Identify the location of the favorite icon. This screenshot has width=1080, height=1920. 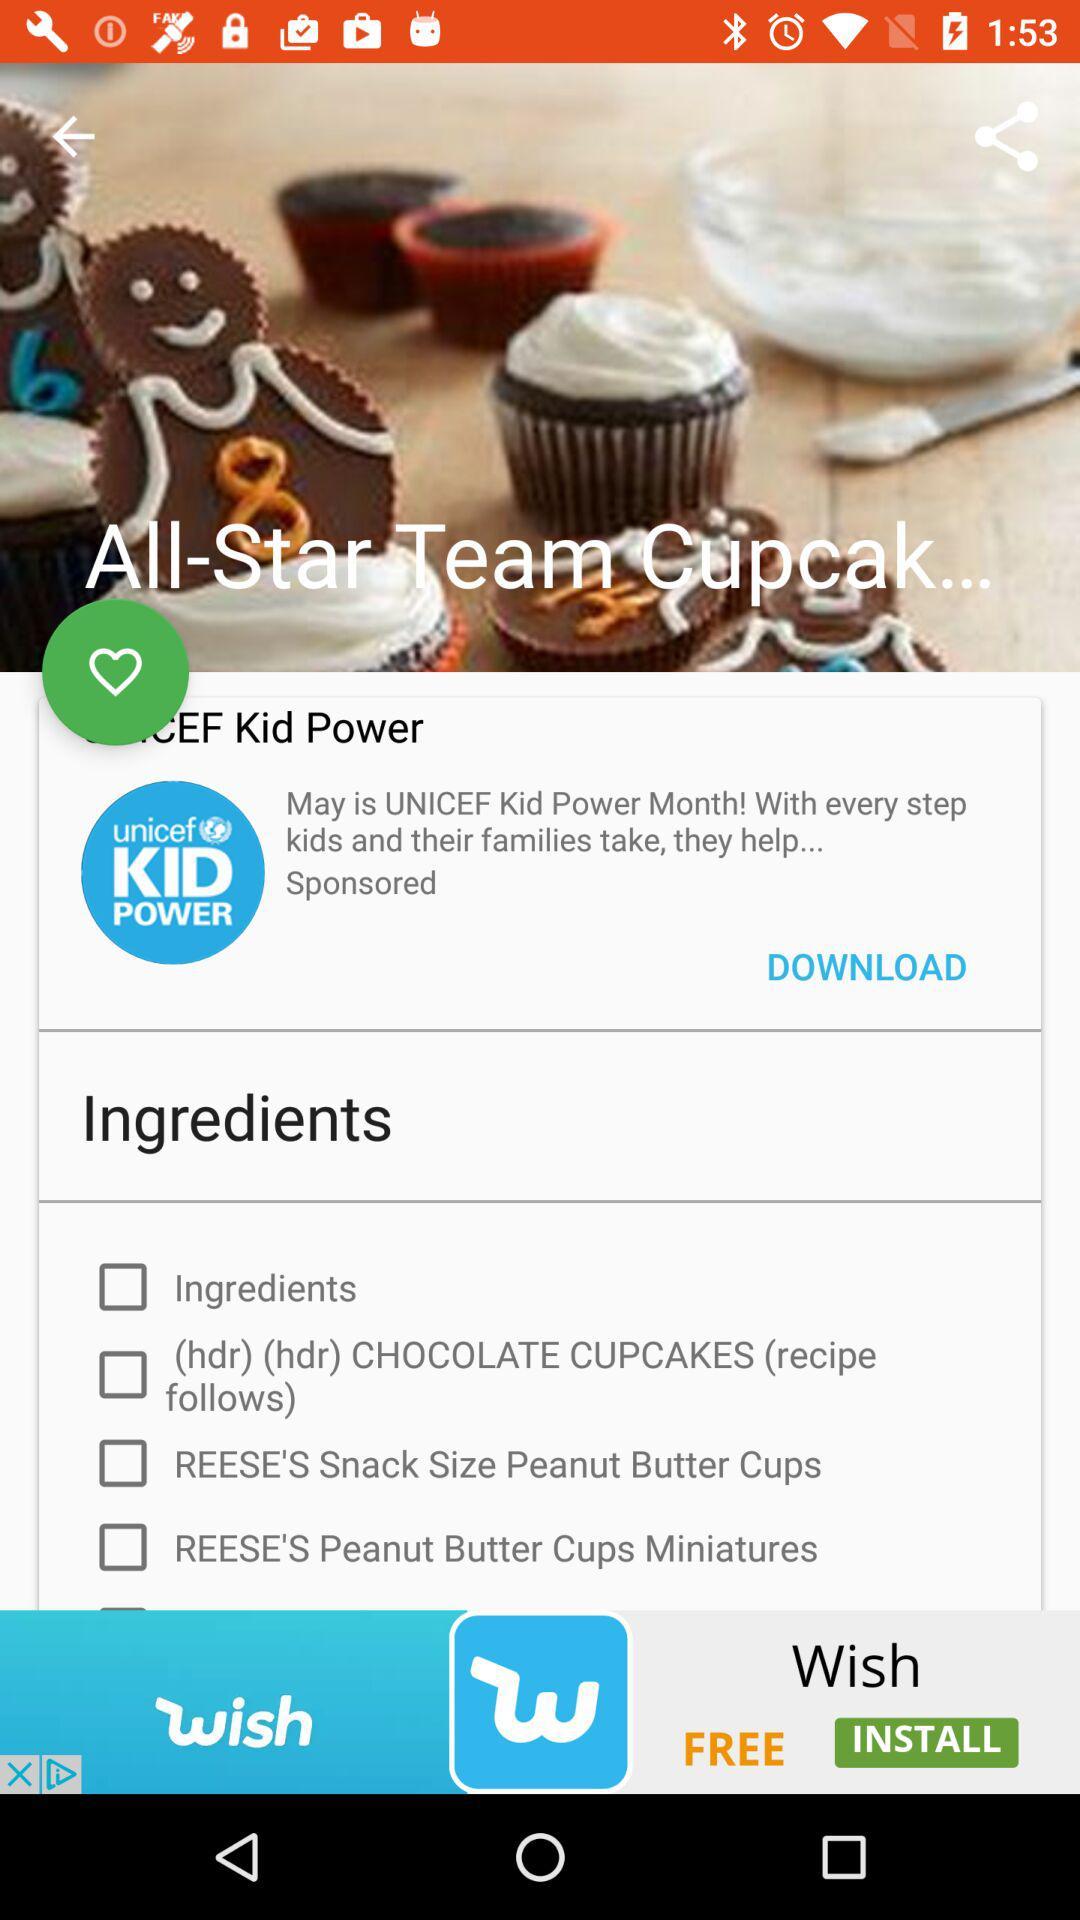
(115, 672).